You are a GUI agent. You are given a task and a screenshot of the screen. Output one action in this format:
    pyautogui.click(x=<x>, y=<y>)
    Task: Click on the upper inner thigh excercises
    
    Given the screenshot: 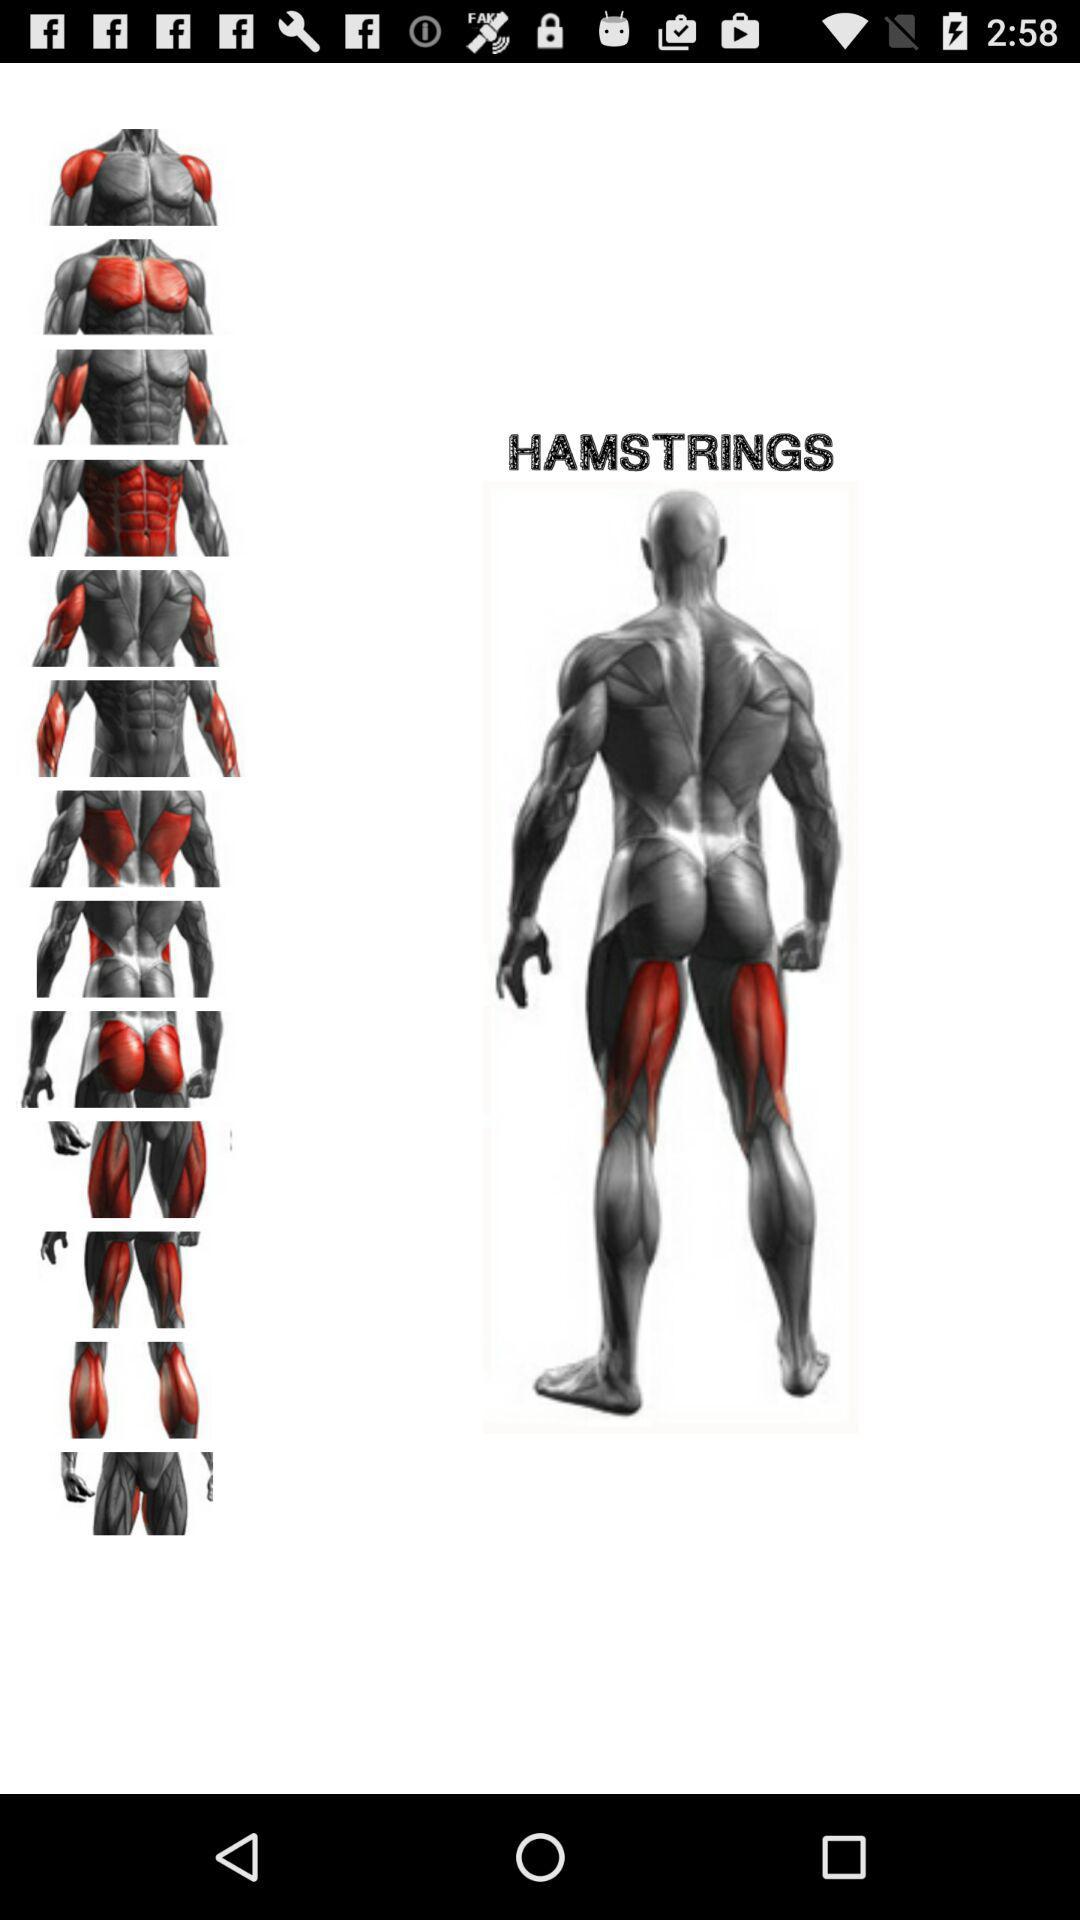 What is the action you would take?
    pyautogui.click(x=131, y=1493)
    